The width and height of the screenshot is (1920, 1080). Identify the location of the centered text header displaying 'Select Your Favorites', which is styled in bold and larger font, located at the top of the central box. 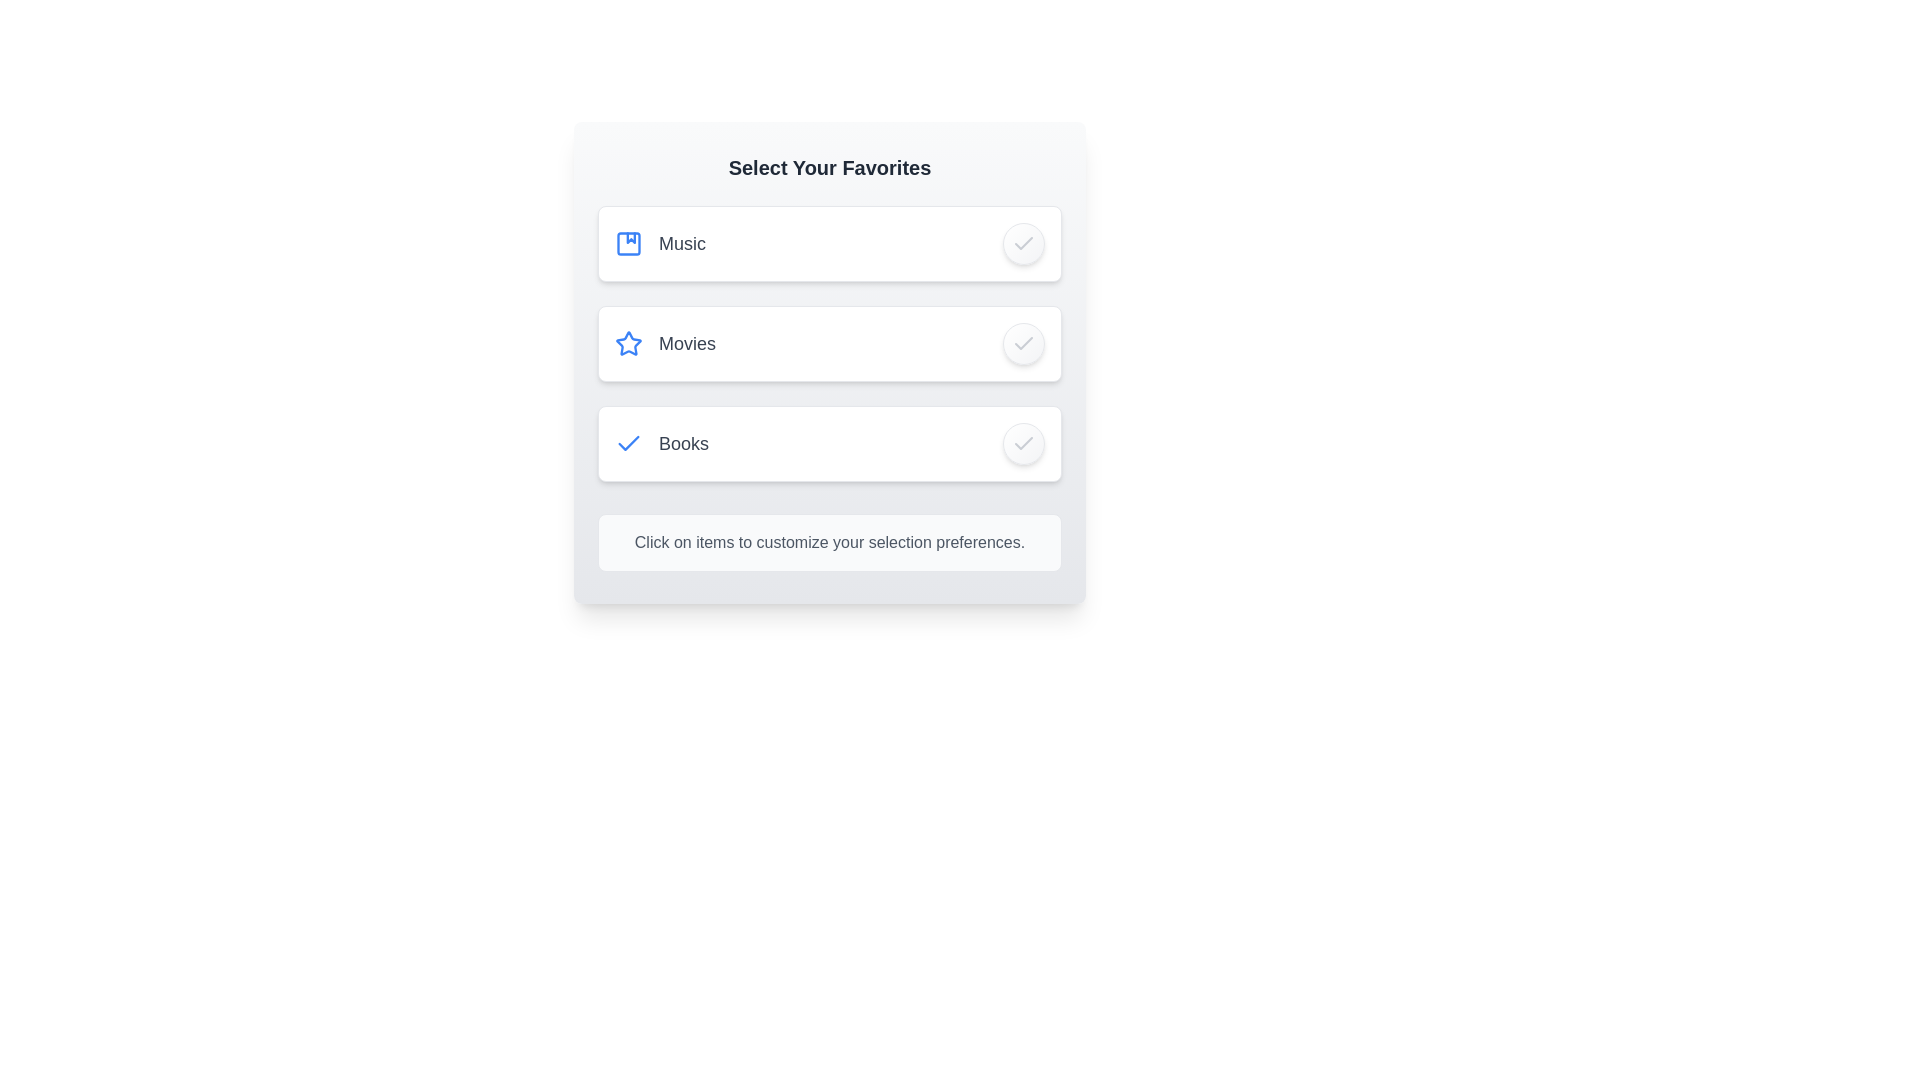
(830, 167).